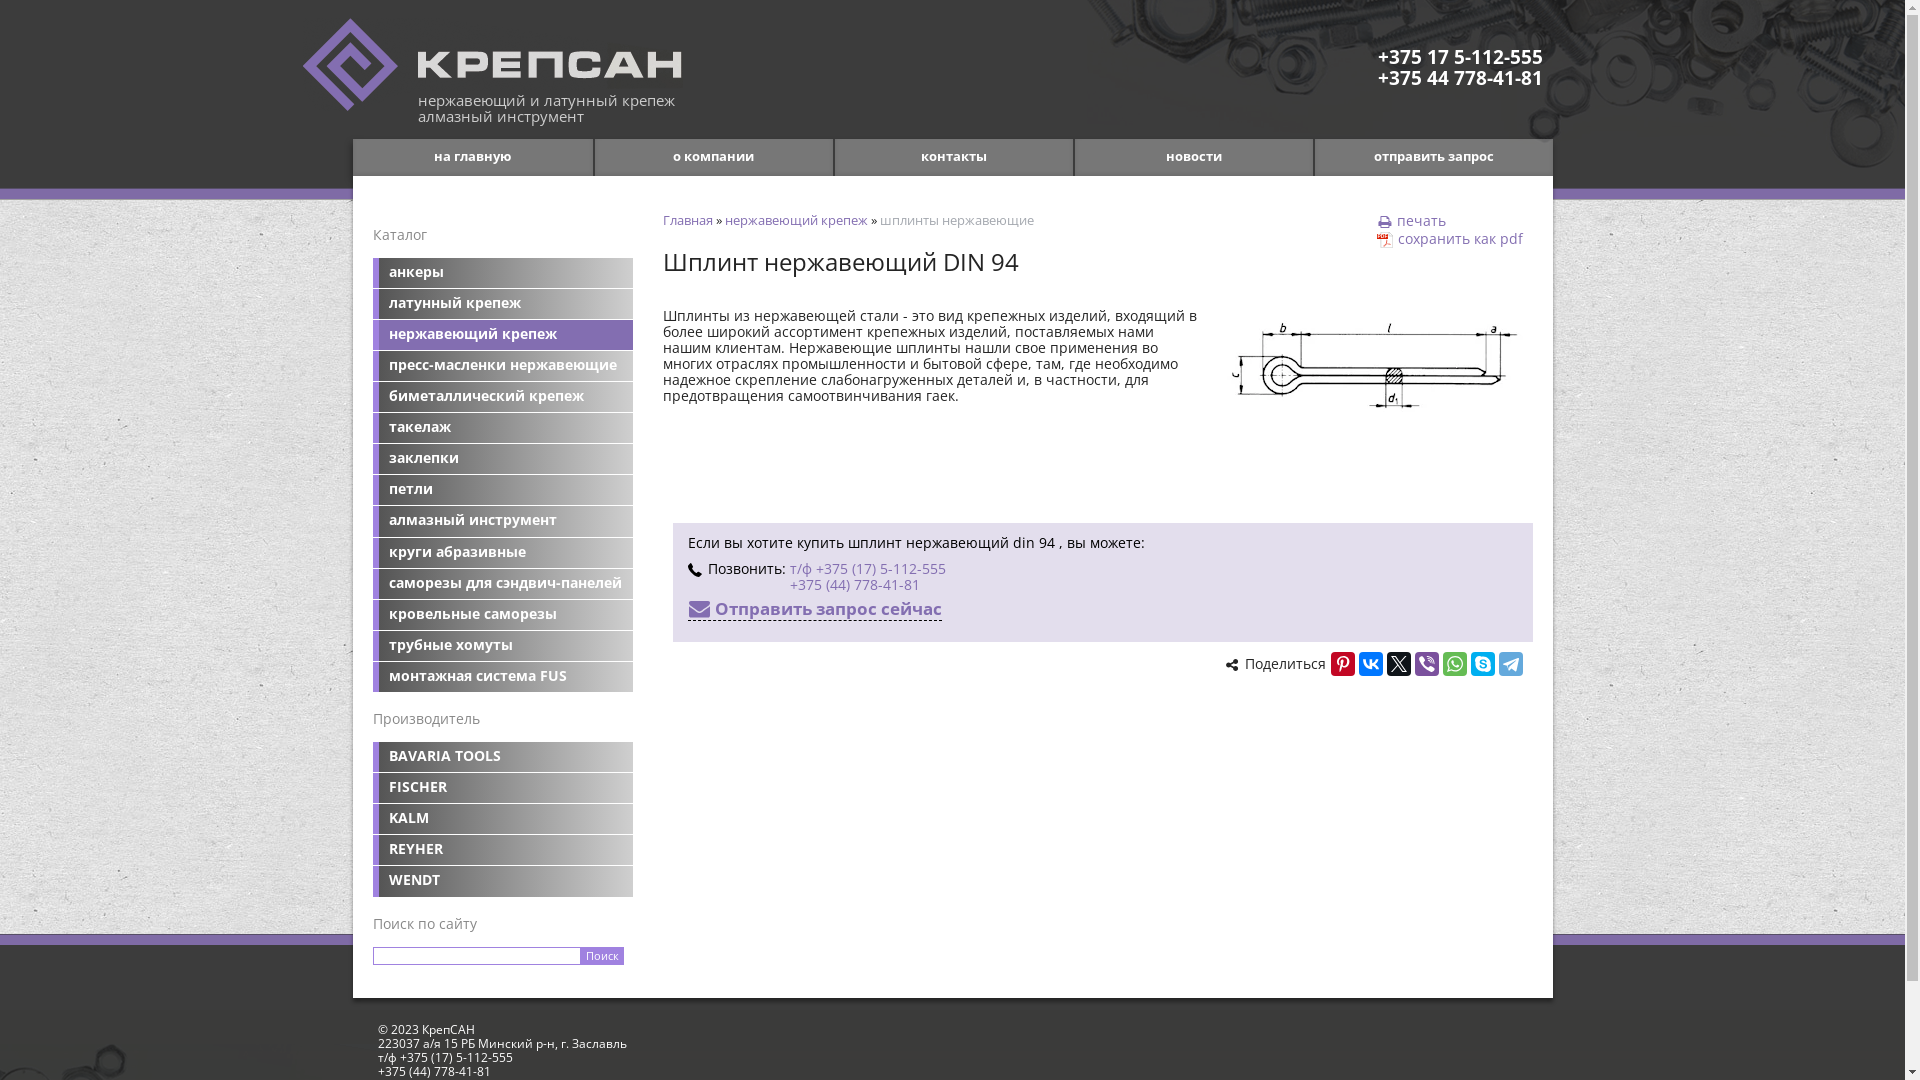 This screenshot has width=1920, height=1080. Describe the element at coordinates (1469, 663) in the screenshot. I see `'Skype'` at that location.